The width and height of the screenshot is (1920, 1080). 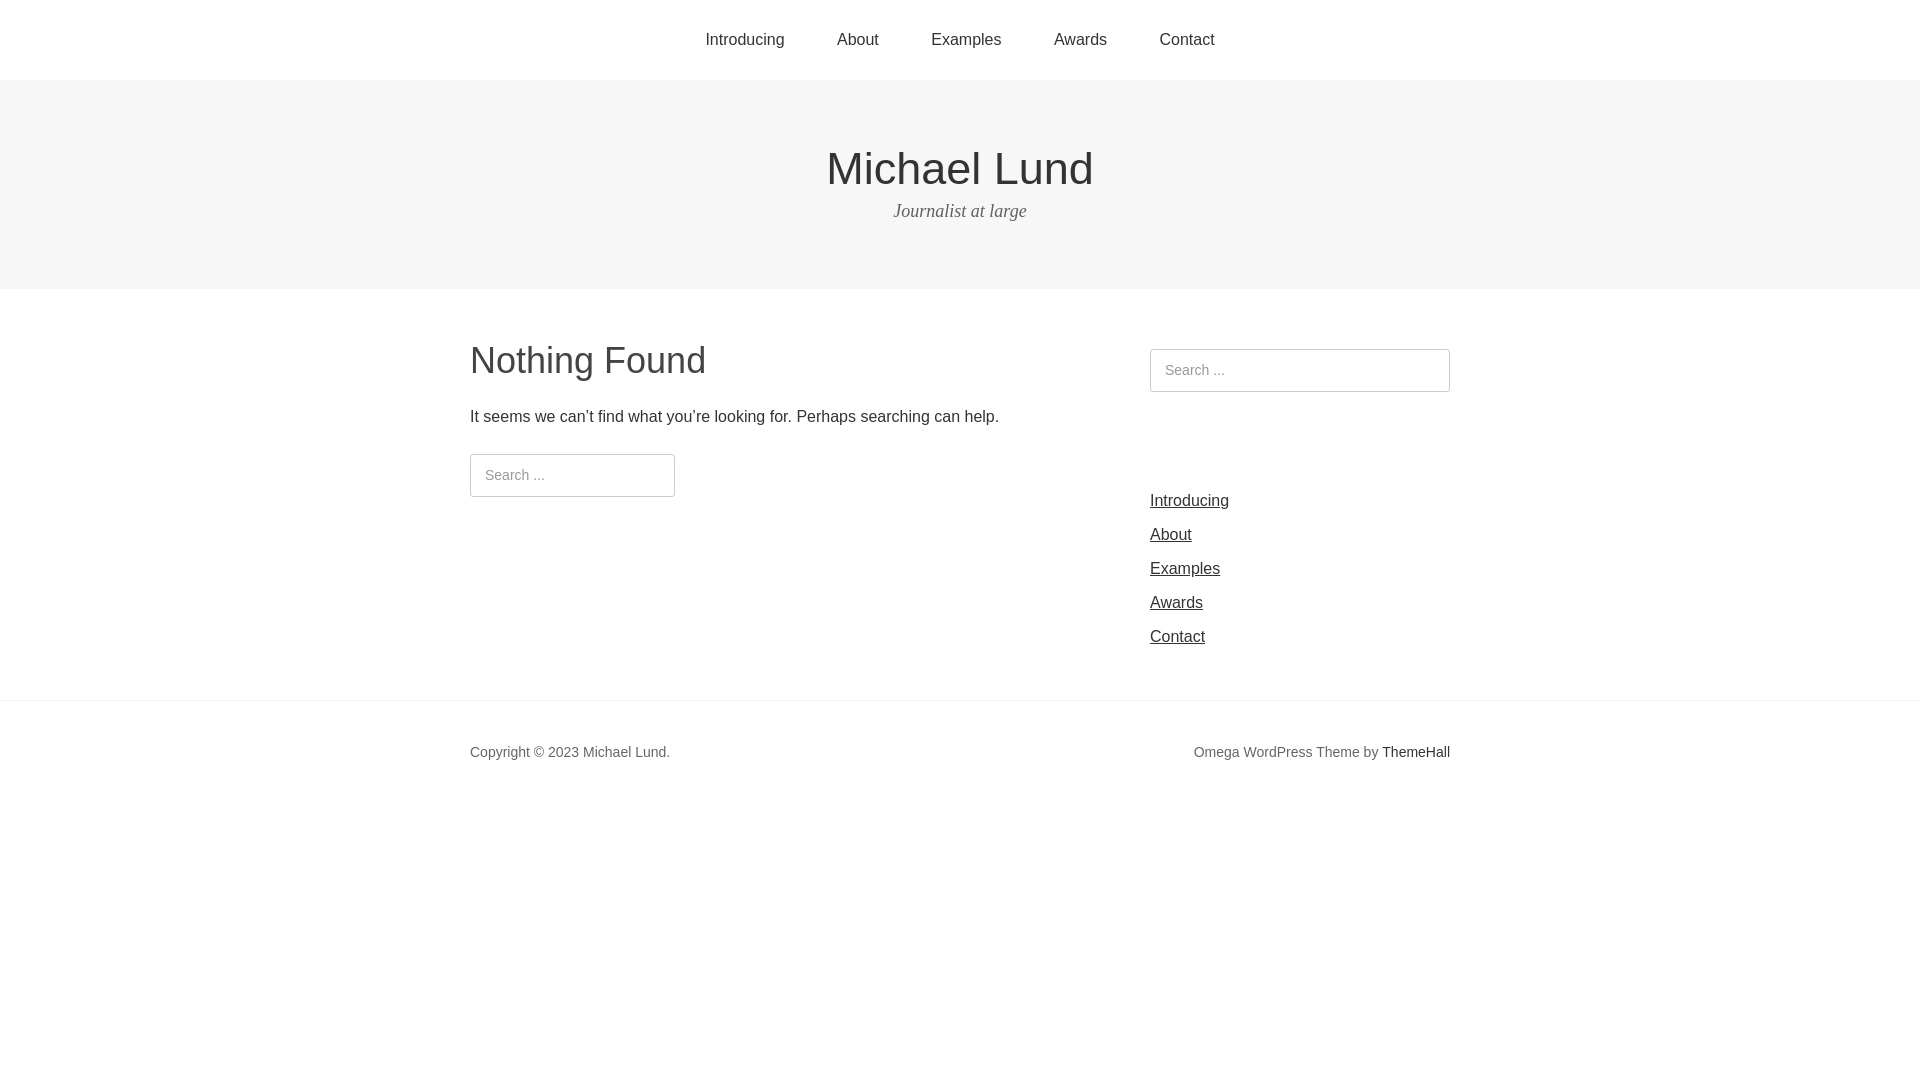 What do you see at coordinates (1171, 533) in the screenshot?
I see `'About'` at bounding box center [1171, 533].